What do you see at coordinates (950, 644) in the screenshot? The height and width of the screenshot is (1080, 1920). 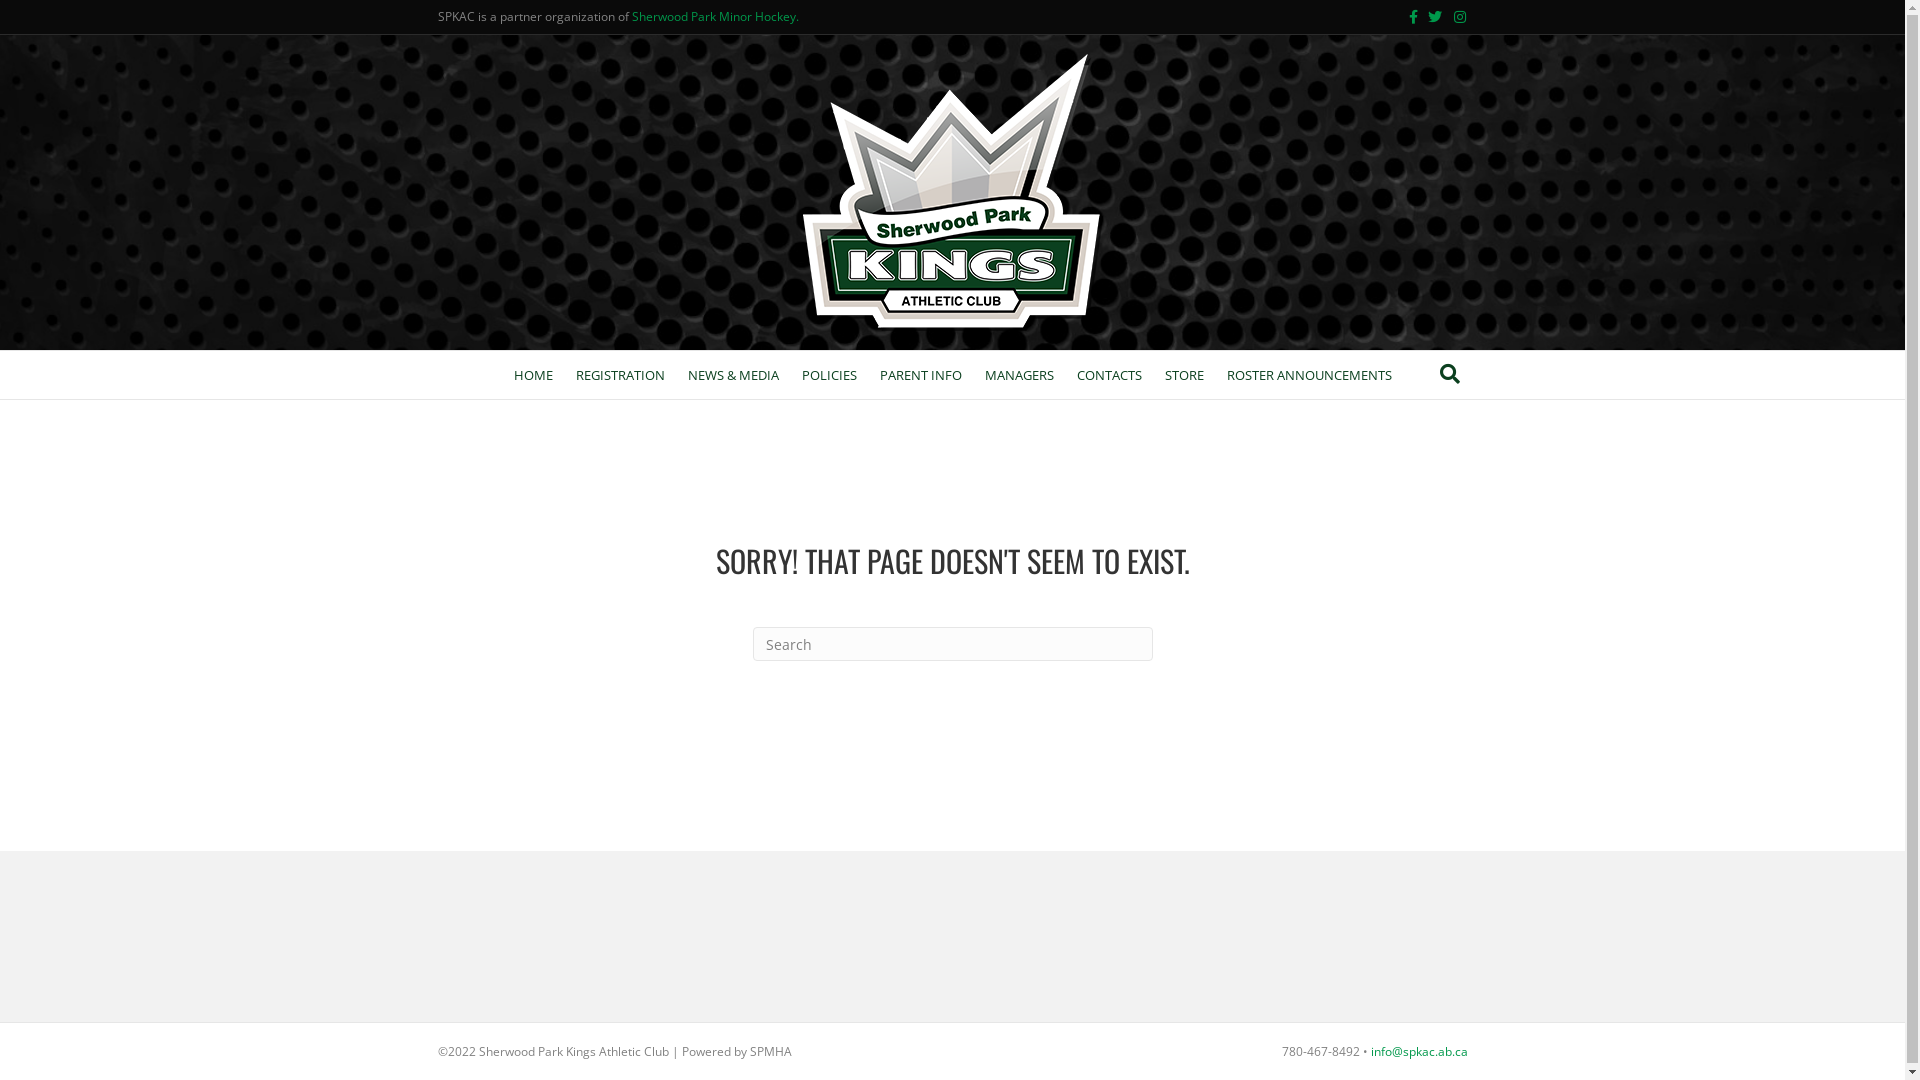 I see `'Type and press Enter to search.'` at bounding box center [950, 644].